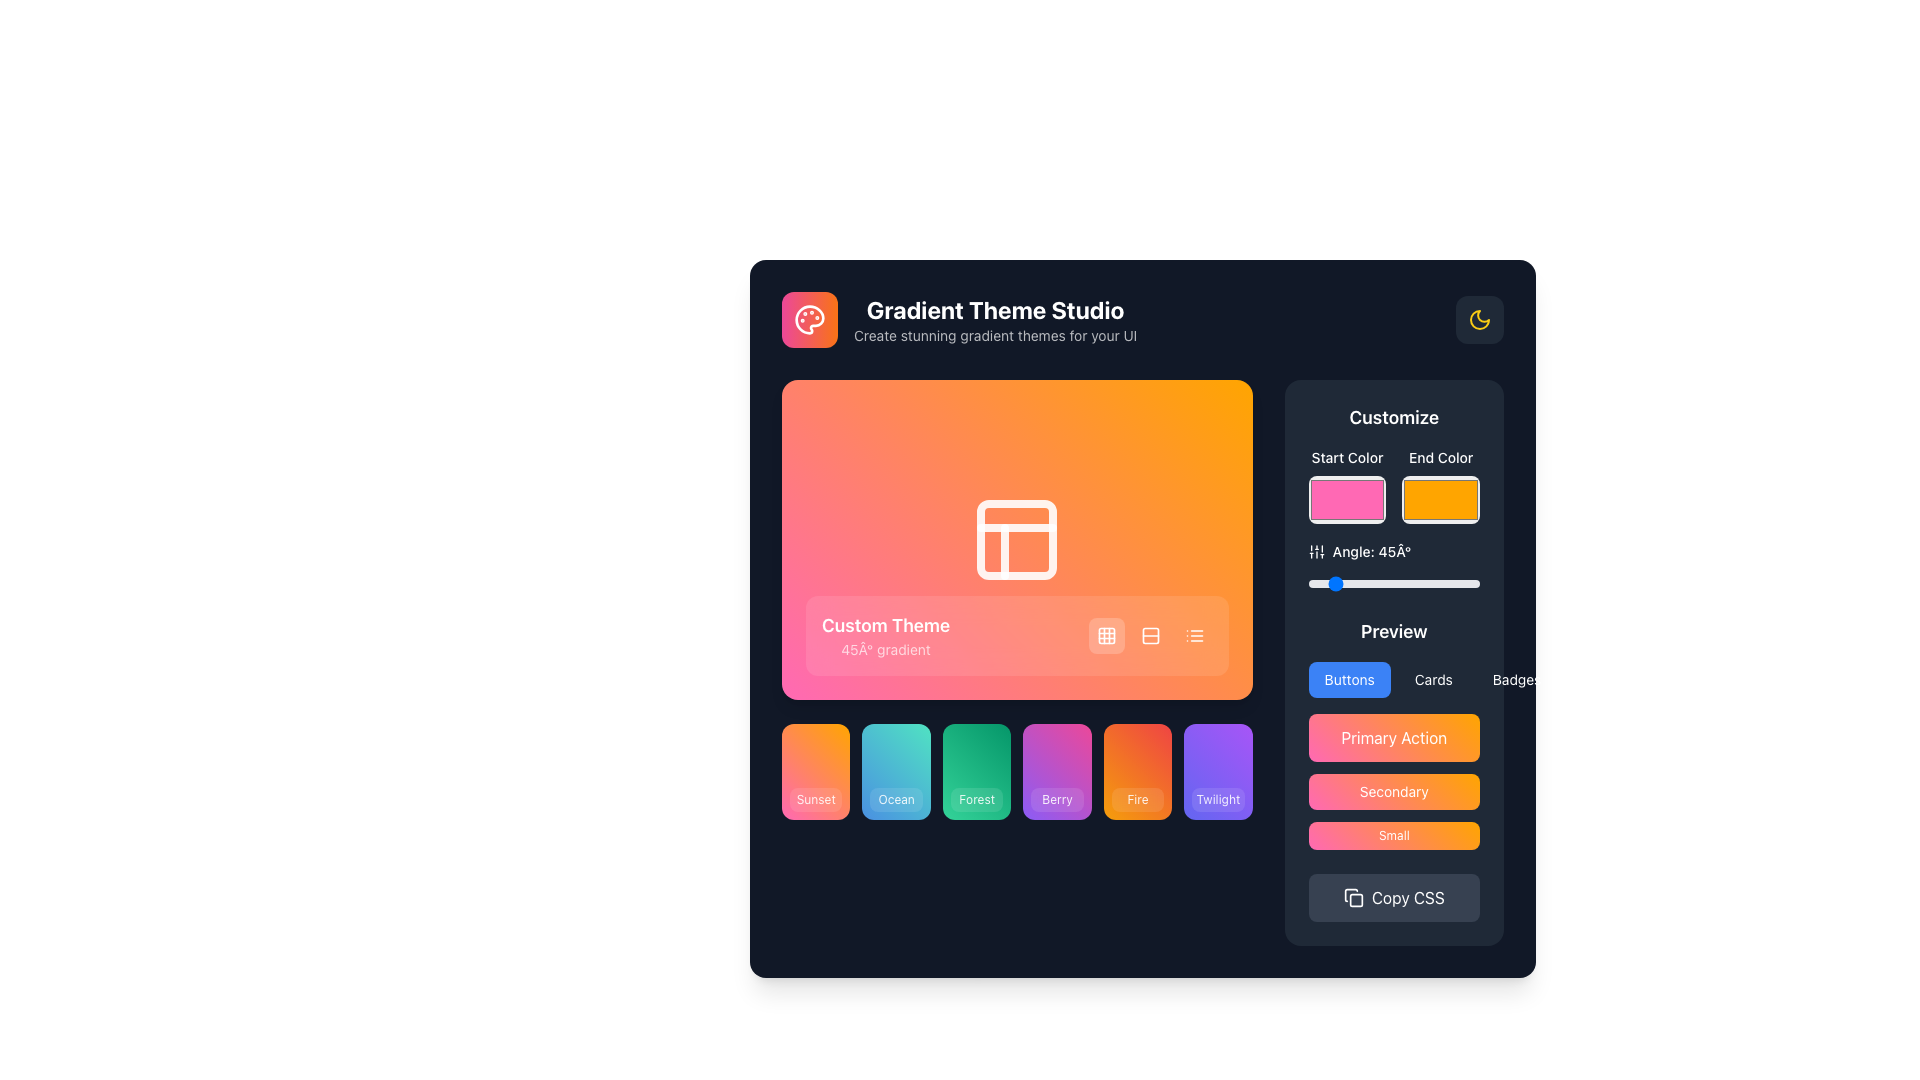 This screenshot has height=1080, width=1920. Describe the element at coordinates (1392, 678) in the screenshot. I see `the 'Cards' button in the horizontal navigation segmented control` at that location.